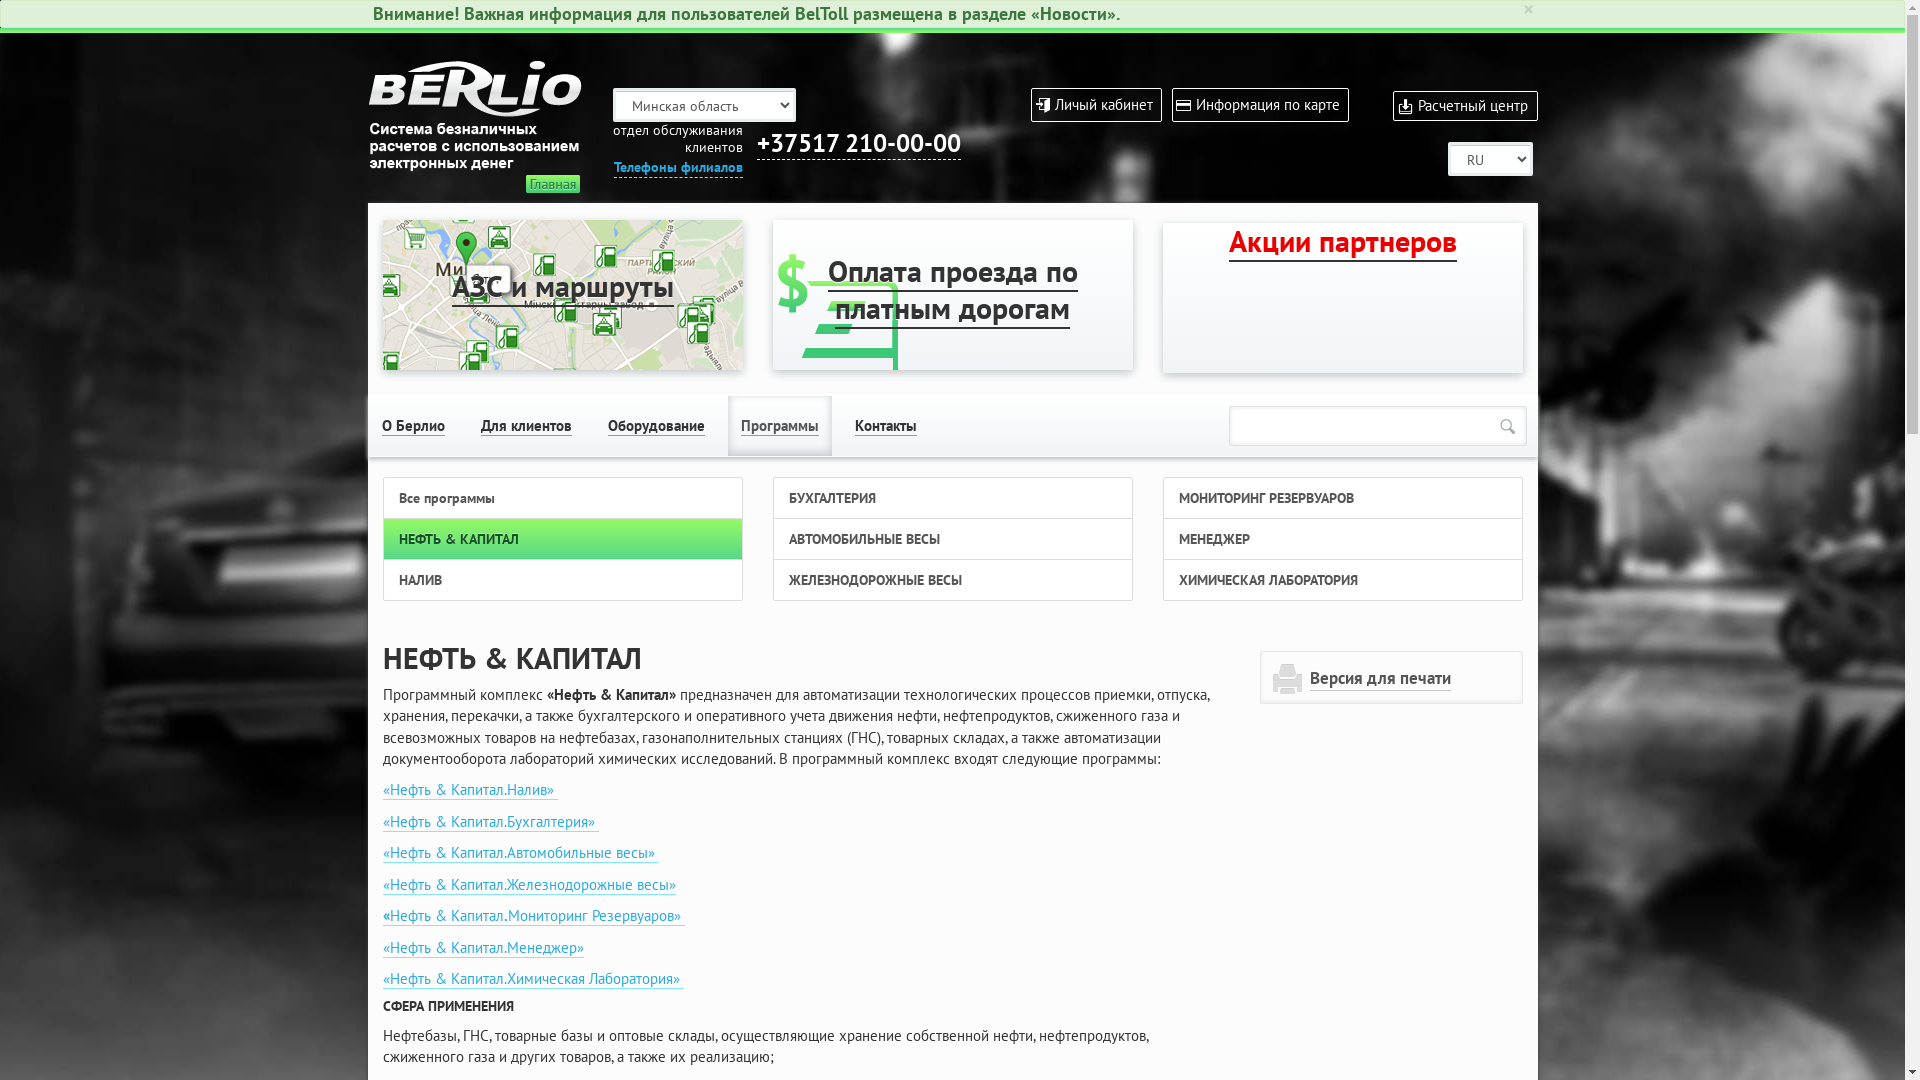 The height and width of the screenshot is (1080, 1920). I want to click on '+37517 210-00-00', so click(858, 142).